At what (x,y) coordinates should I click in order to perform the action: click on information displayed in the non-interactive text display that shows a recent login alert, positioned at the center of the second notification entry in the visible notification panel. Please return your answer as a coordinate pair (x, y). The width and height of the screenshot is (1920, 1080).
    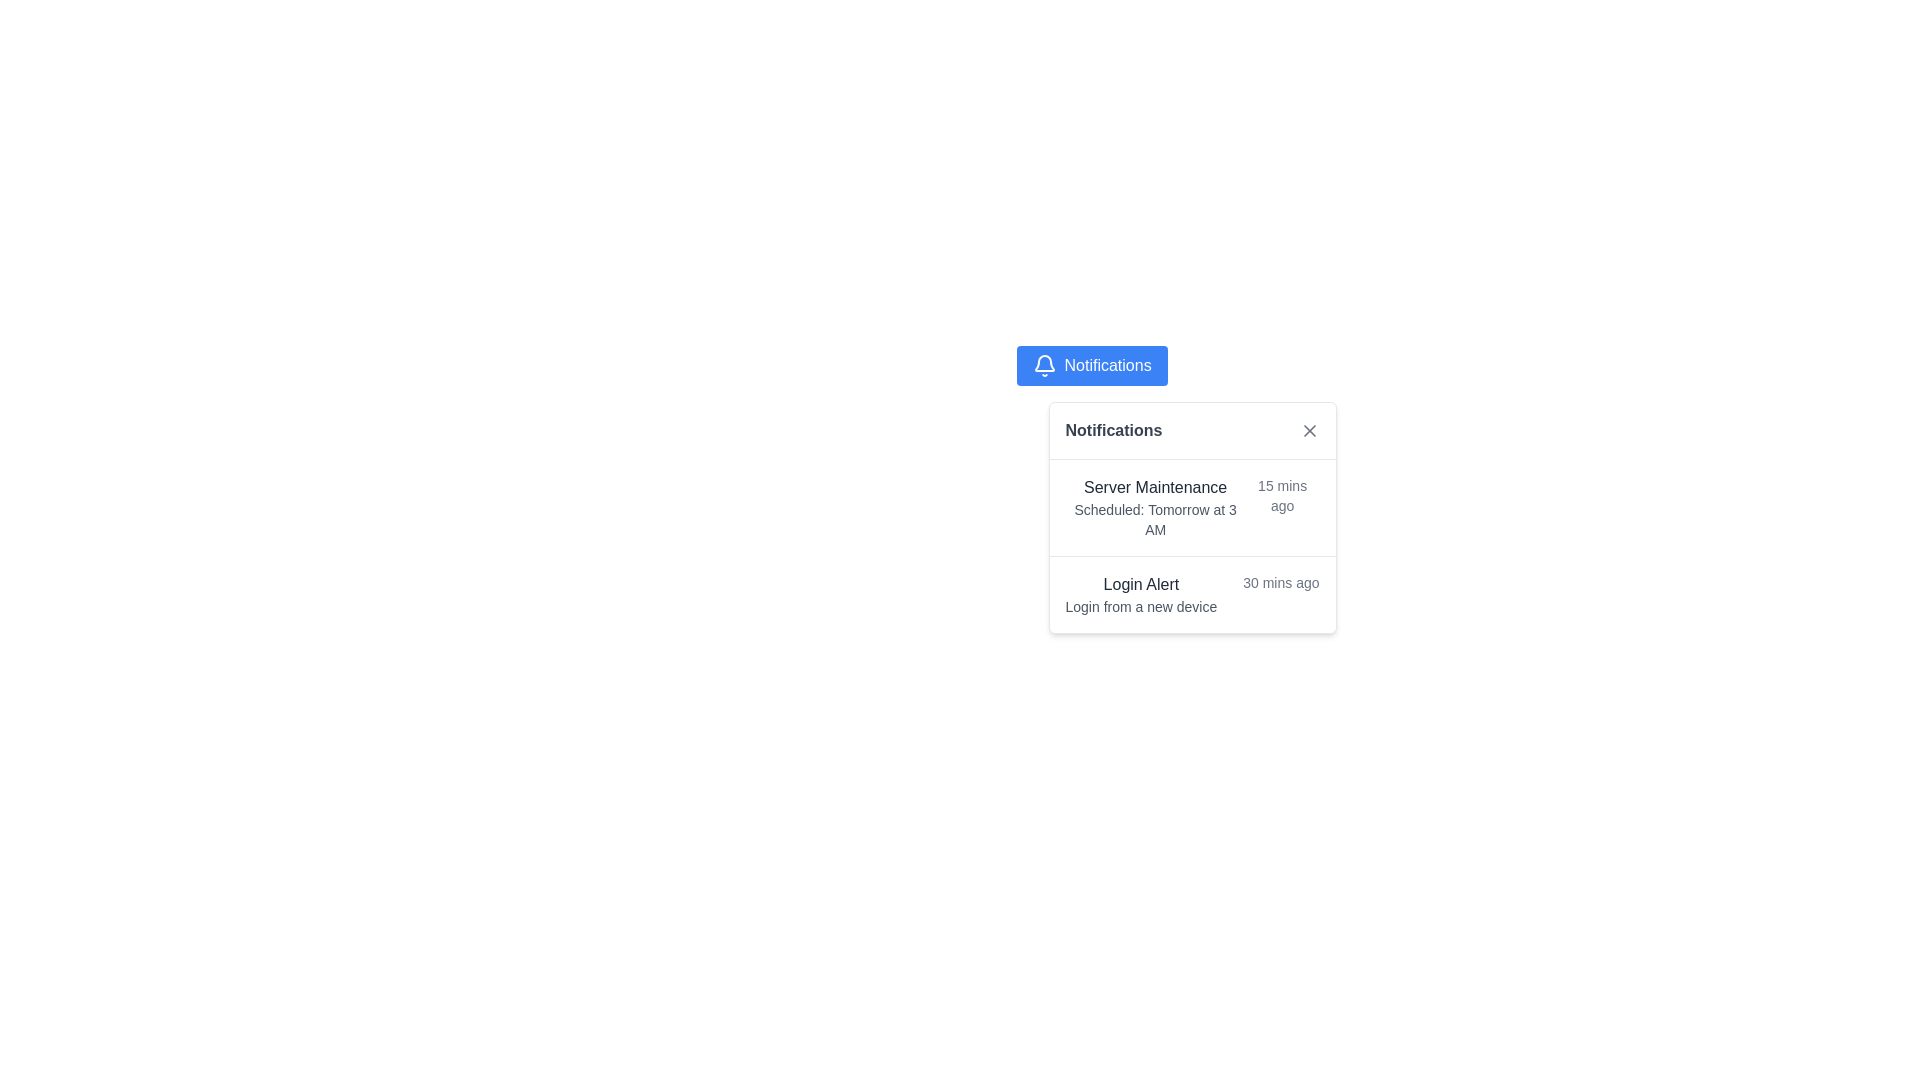
    Looking at the image, I should click on (1141, 593).